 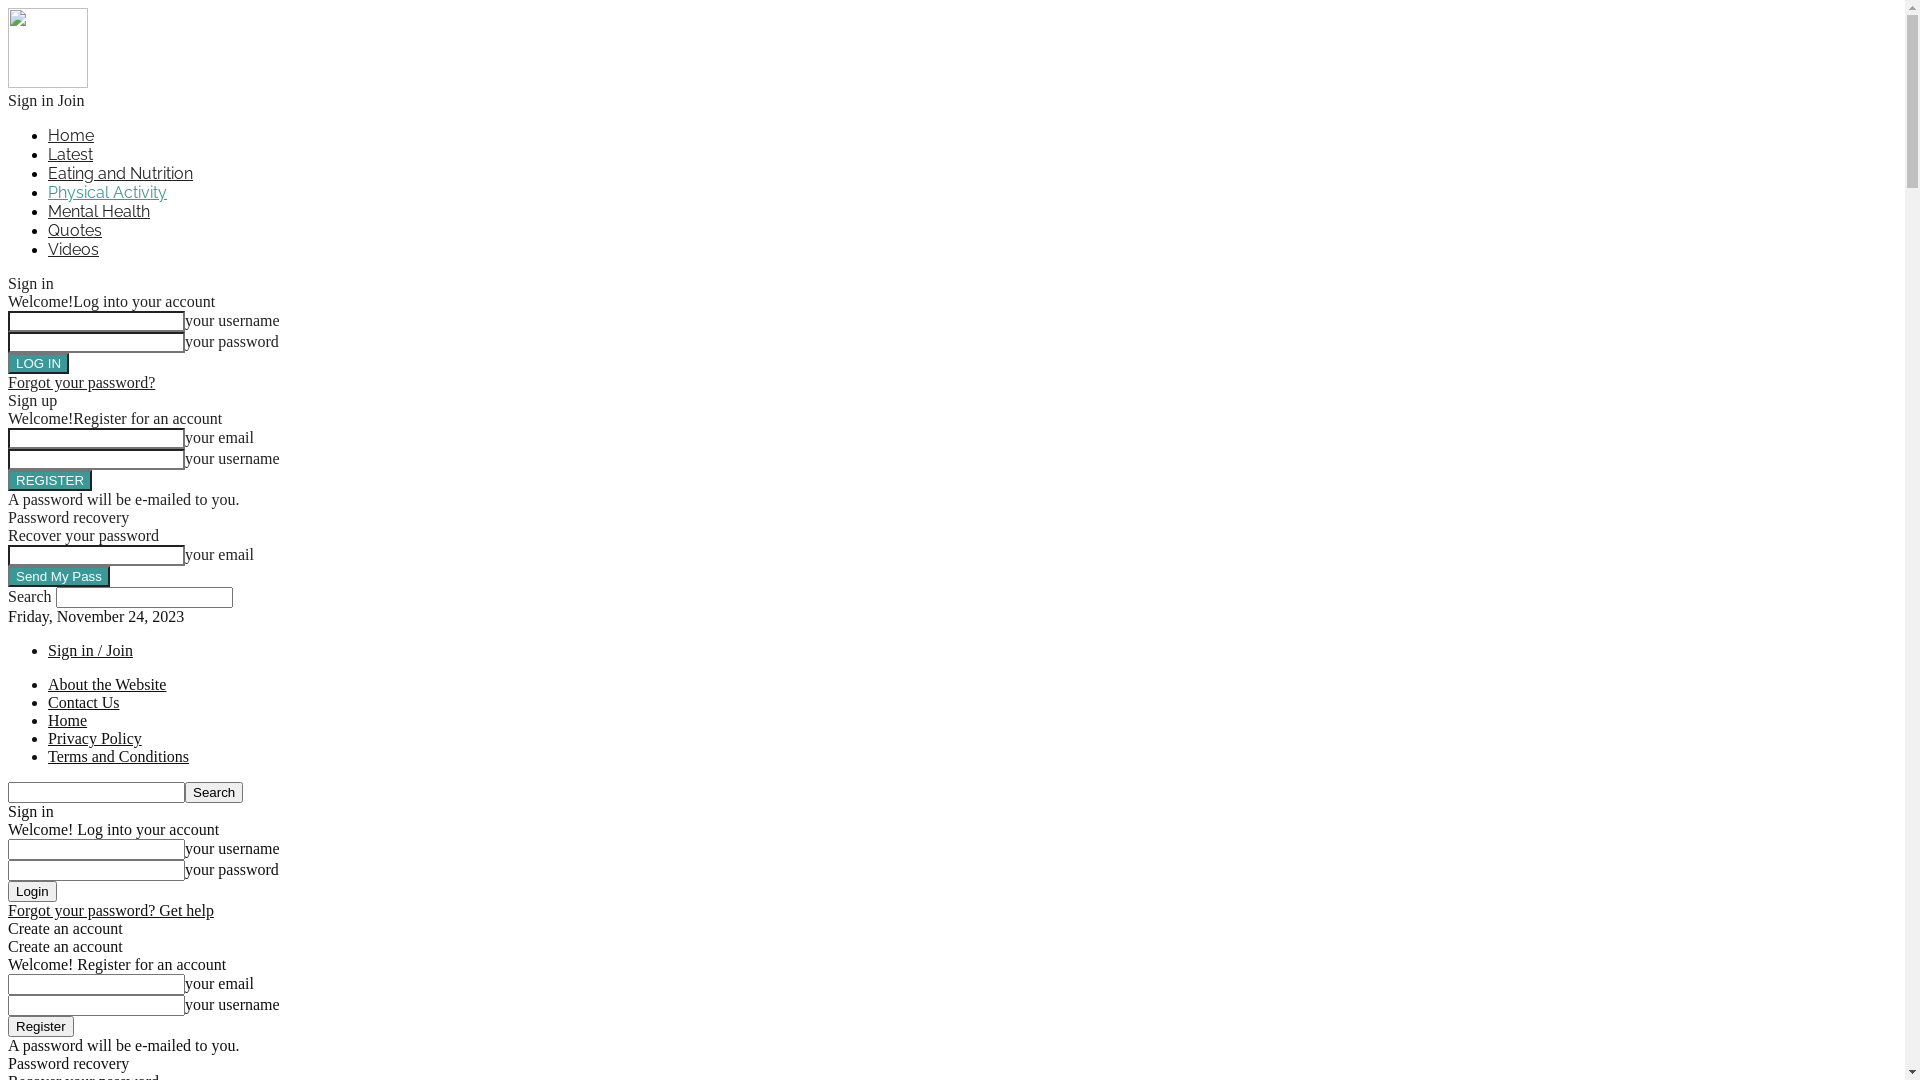 I want to click on 'Mental Health', so click(x=98, y=211).